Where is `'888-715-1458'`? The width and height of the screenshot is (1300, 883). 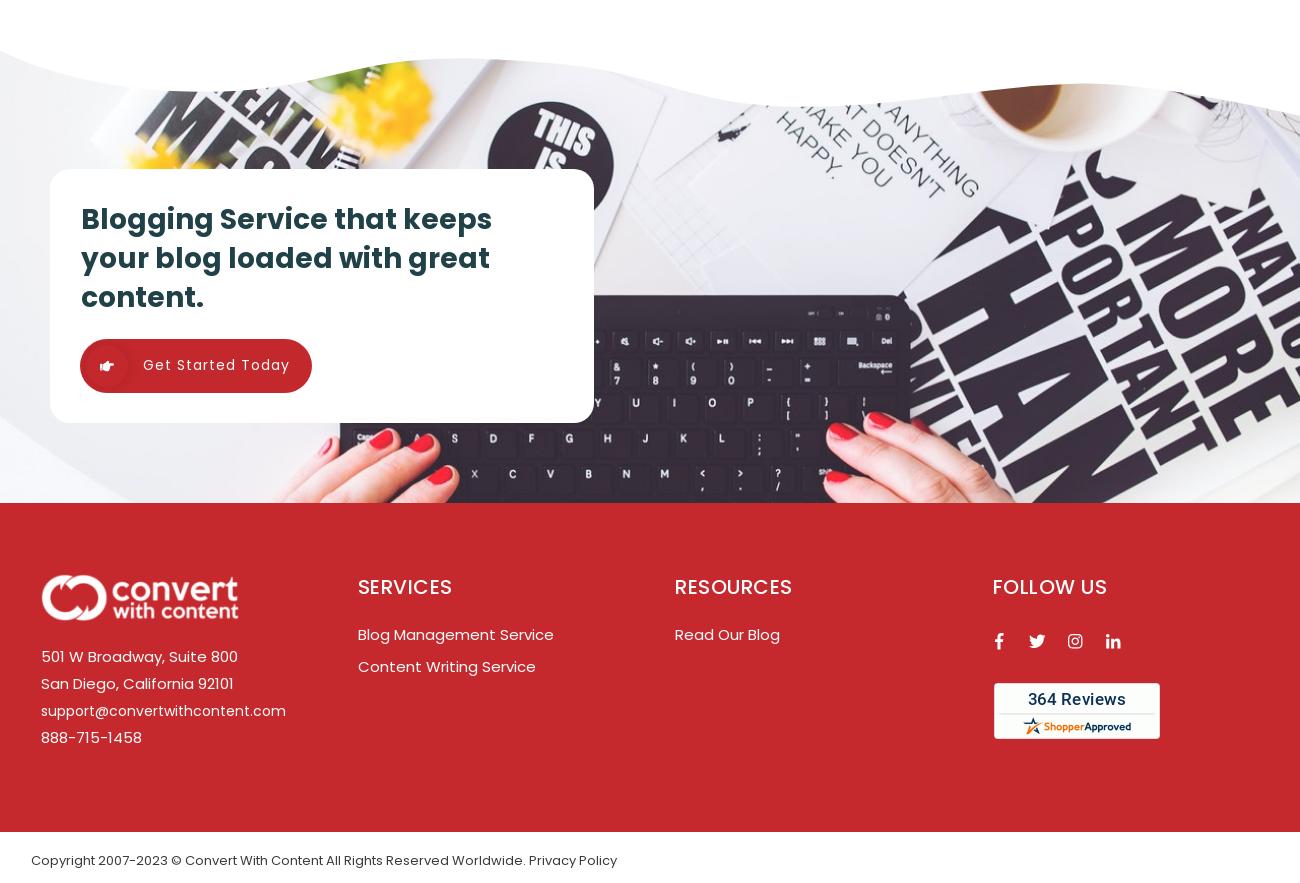 '888-715-1458' is located at coordinates (39, 735).